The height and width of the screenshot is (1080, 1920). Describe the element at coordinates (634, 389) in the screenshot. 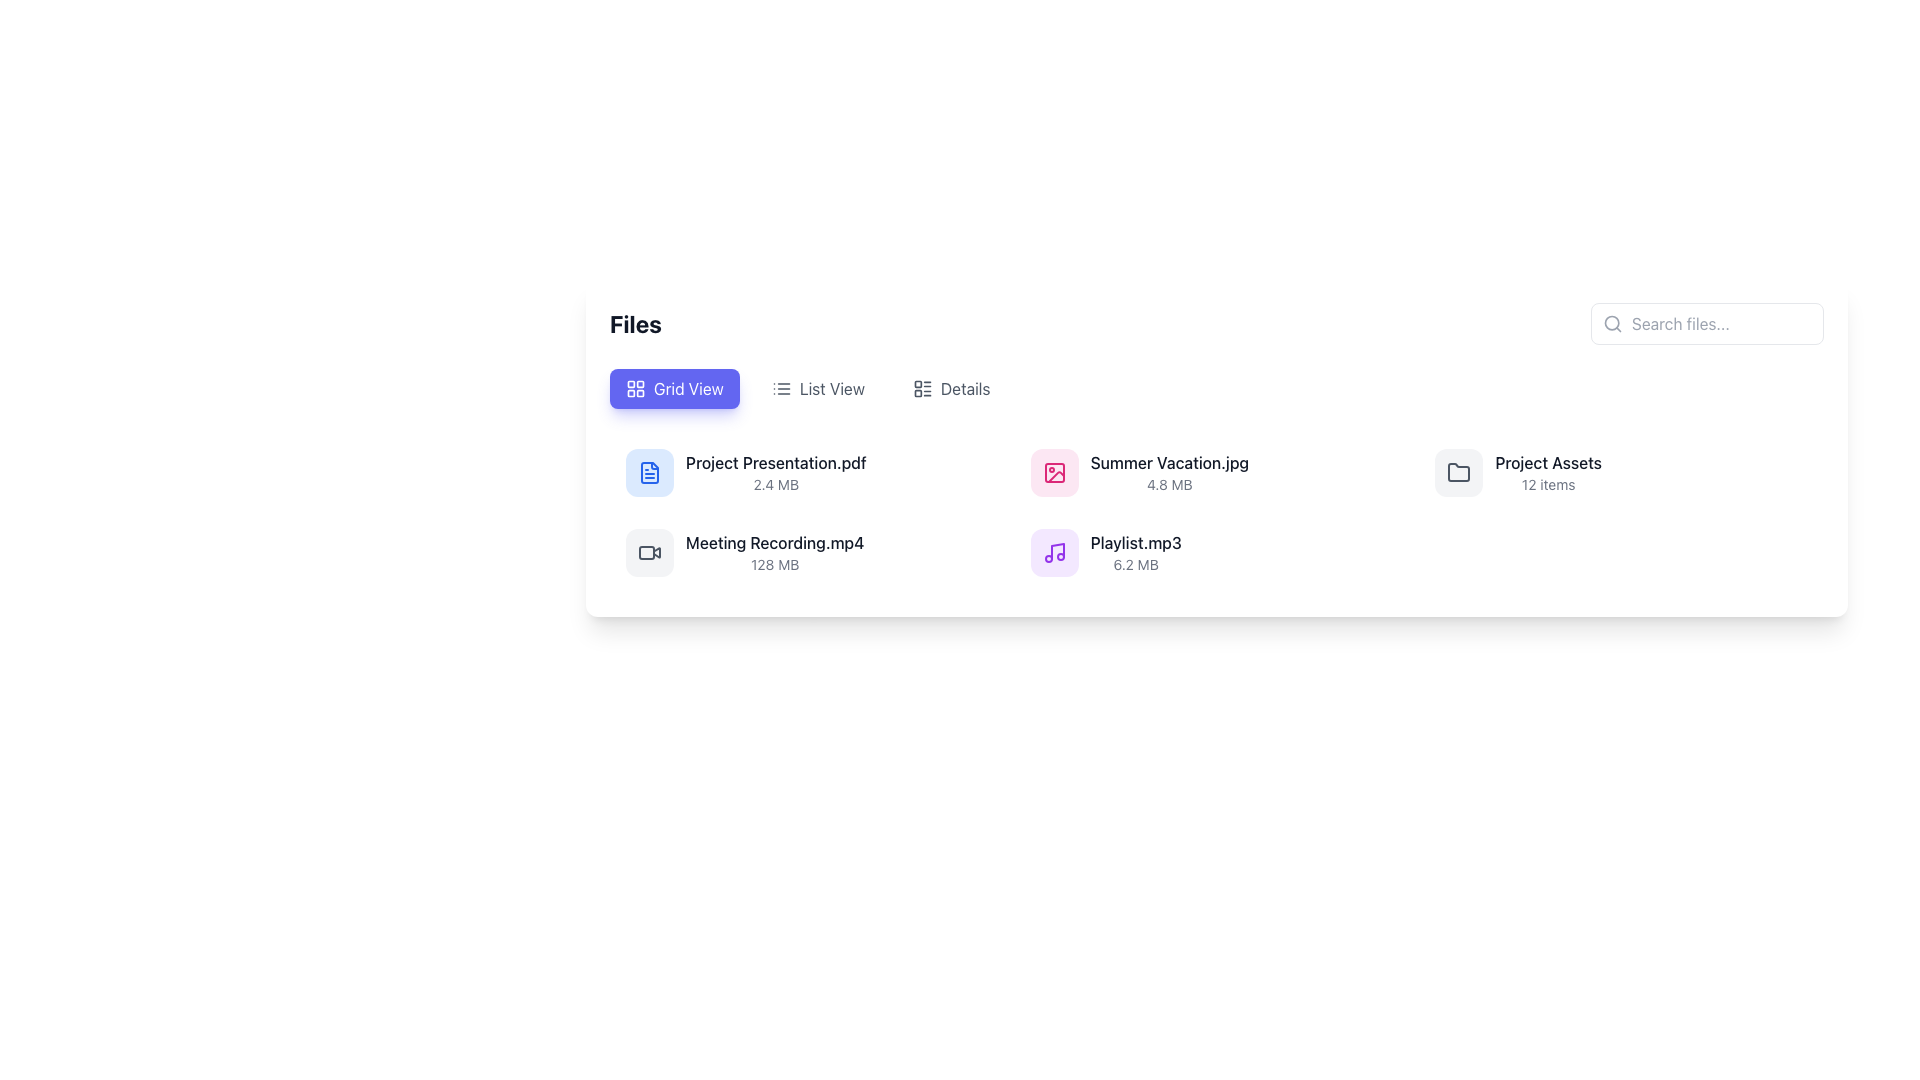

I see `the small grid icon, which is a 2x2 grid of squares located within the purple 'Grid View' button` at that location.